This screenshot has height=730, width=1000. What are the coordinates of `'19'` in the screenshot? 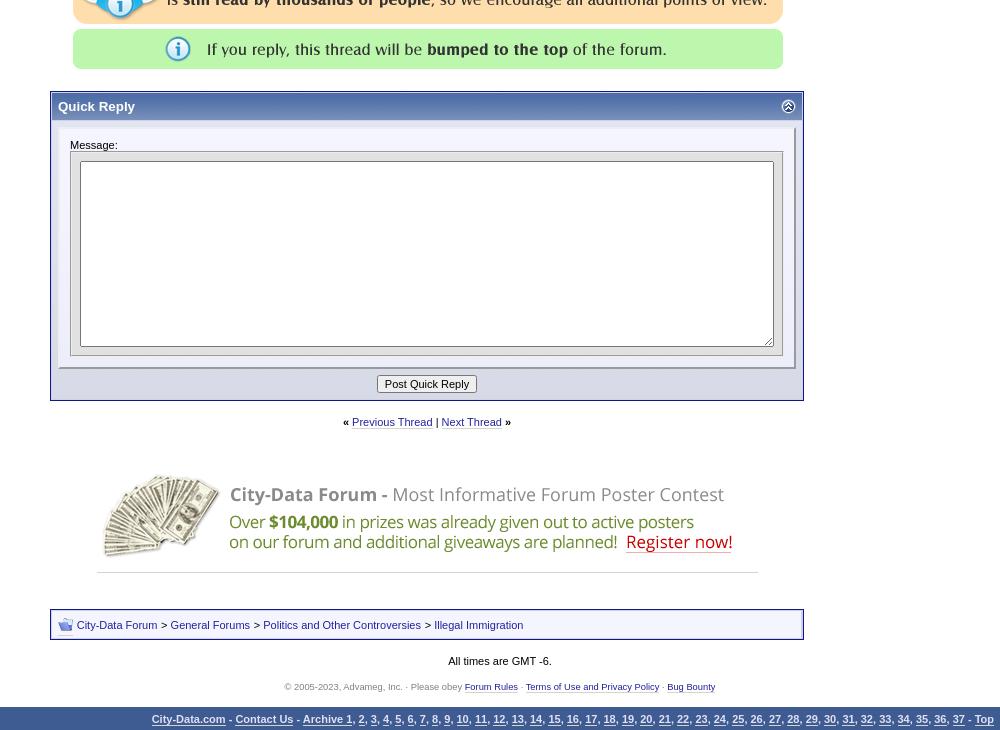 It's located at (627, 718).